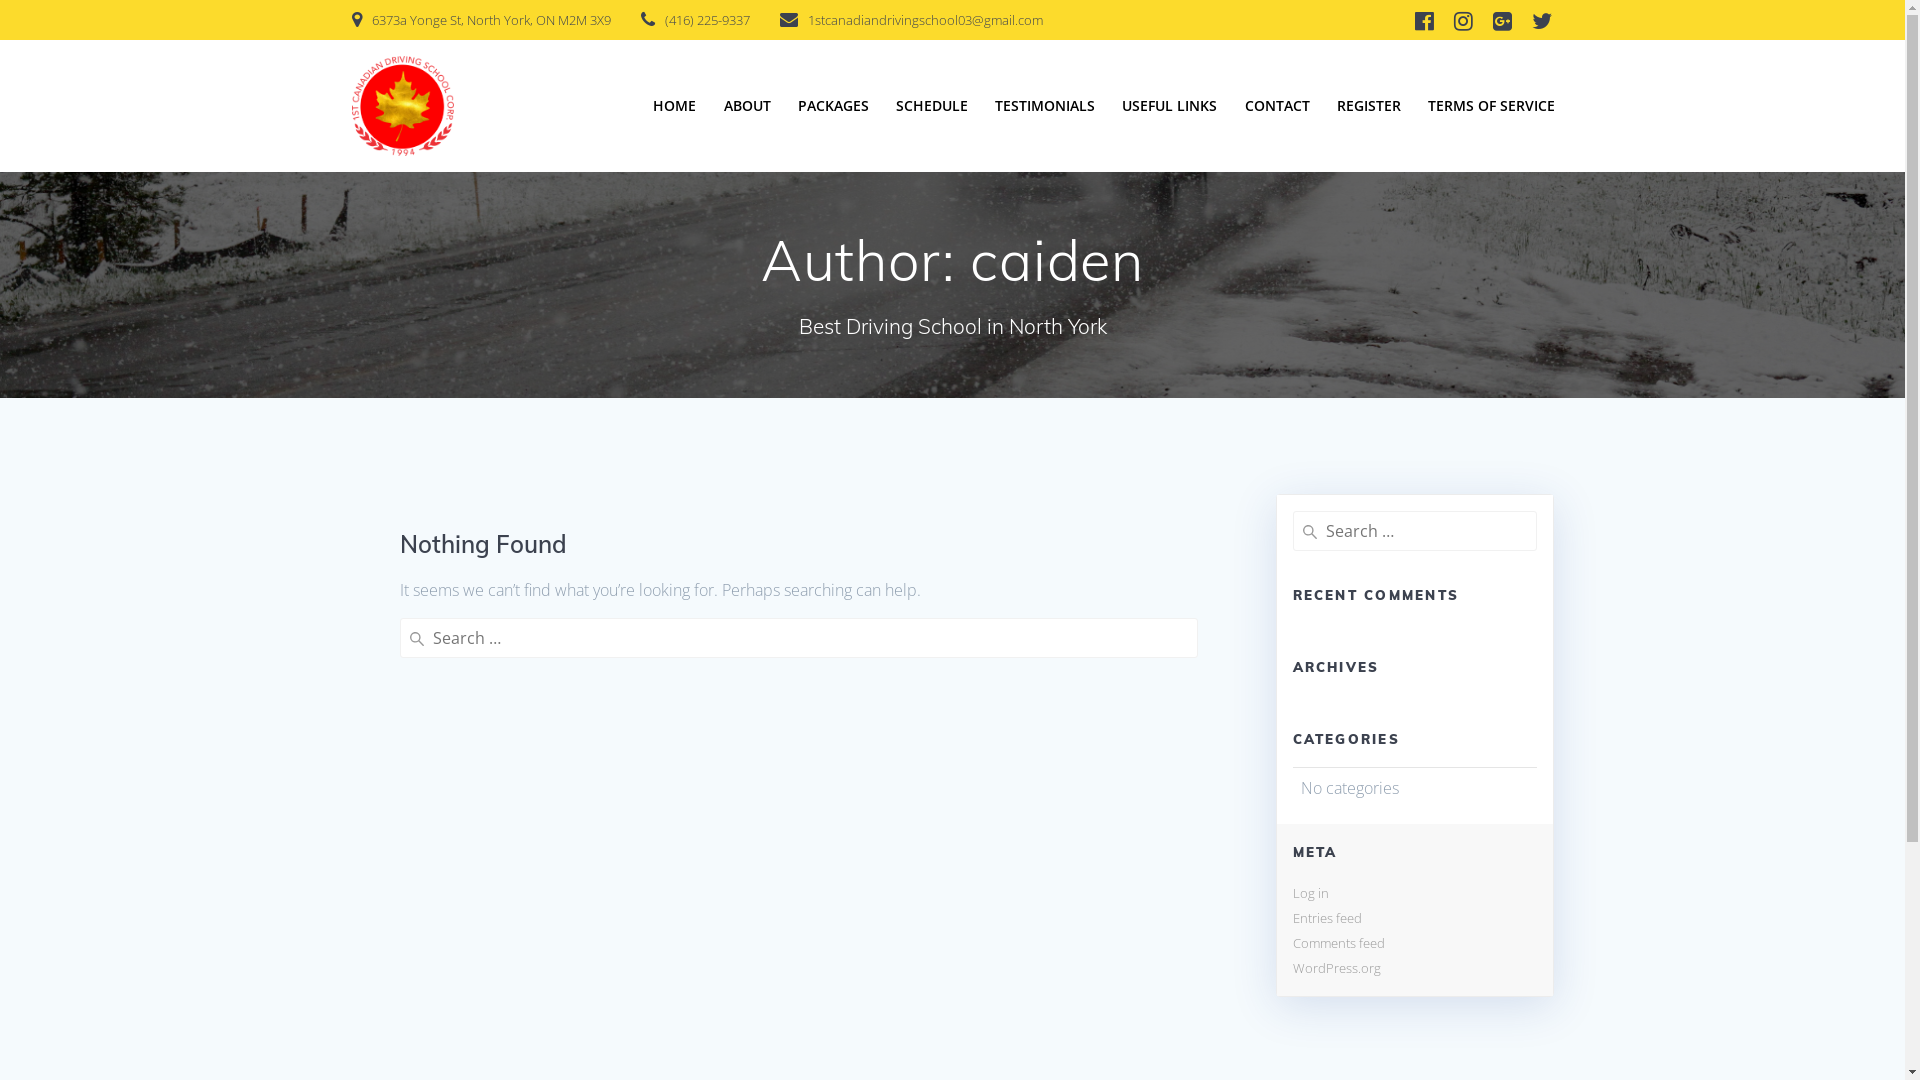 The width and height of the screenshot is (1920, 1080). What do you see at coordinates (1338, 942) in the screenshot?
I see `'Comments feed'` at bounding box center [1338, 942].